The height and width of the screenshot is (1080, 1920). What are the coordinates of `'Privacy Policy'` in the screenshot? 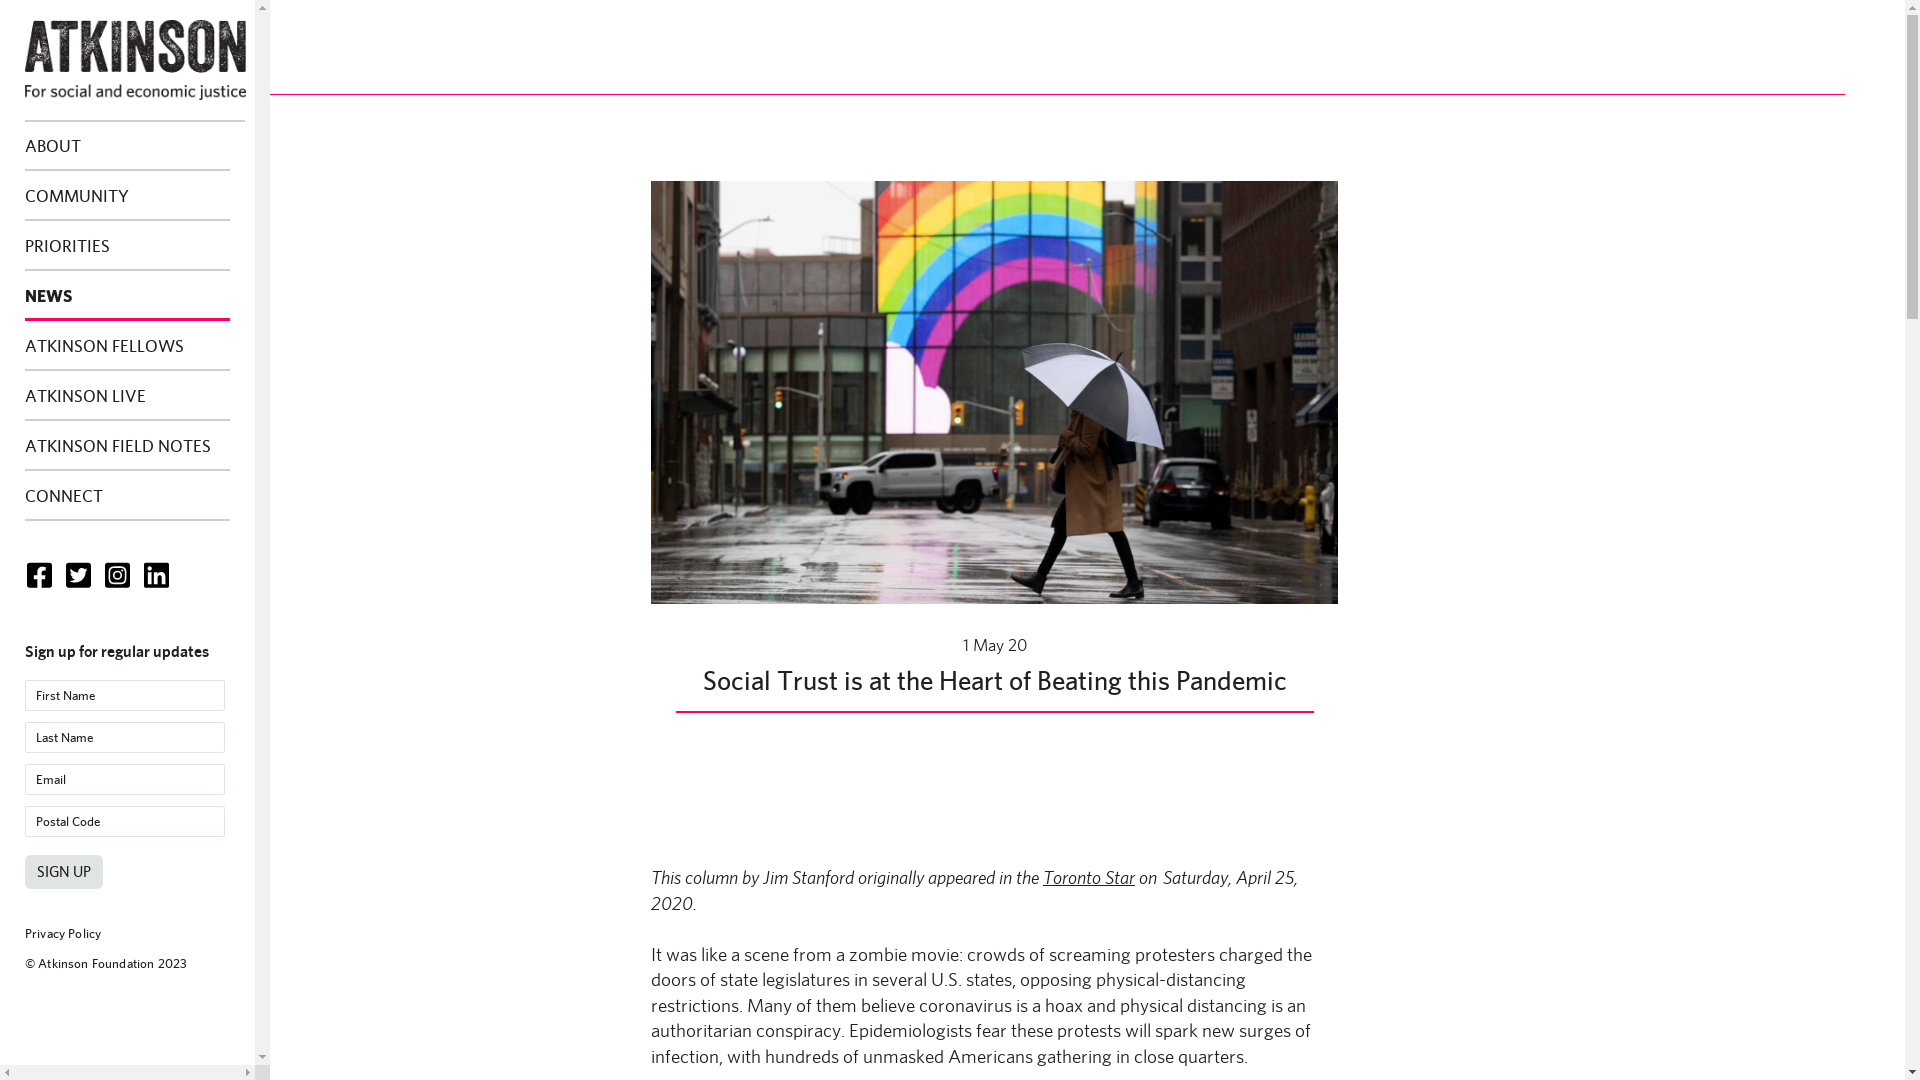 It's located at (62, 933).